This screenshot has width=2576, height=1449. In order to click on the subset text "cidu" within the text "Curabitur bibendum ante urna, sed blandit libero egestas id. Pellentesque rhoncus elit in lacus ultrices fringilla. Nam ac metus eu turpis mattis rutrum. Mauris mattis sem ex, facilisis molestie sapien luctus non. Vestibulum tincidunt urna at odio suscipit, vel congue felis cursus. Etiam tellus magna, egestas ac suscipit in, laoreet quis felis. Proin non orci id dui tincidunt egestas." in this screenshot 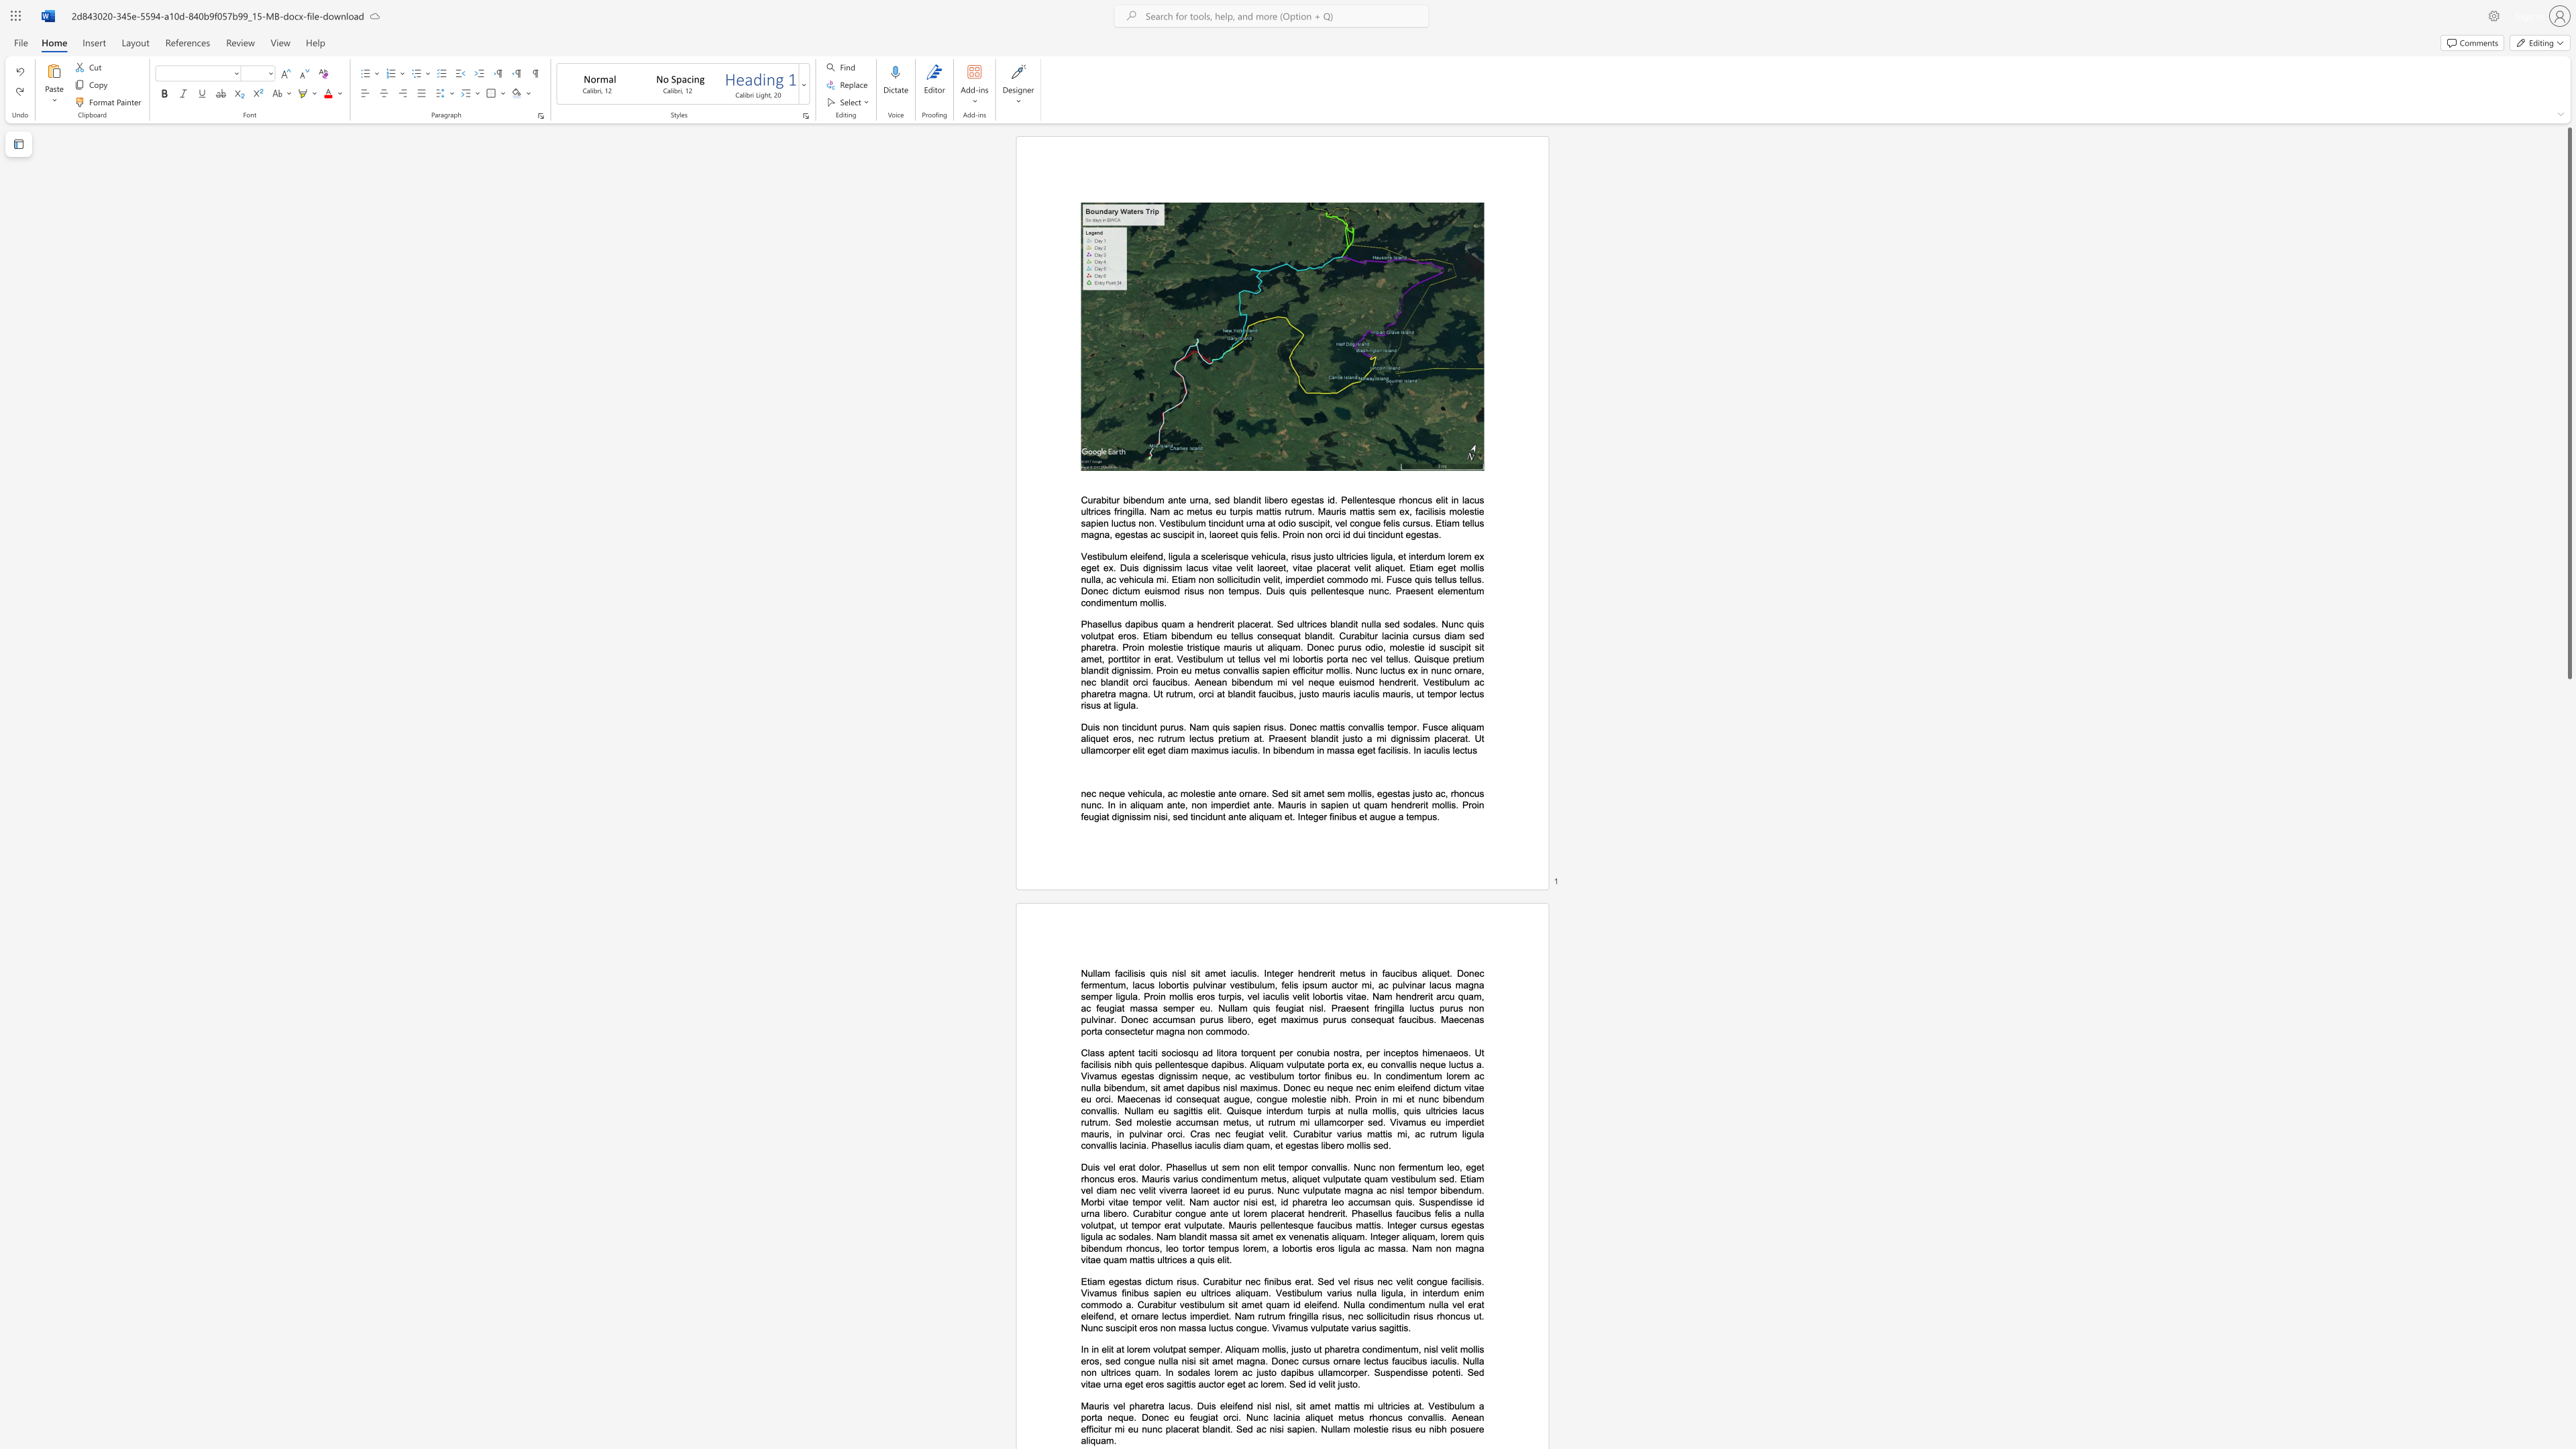, I will do `click(1377, 534)`.